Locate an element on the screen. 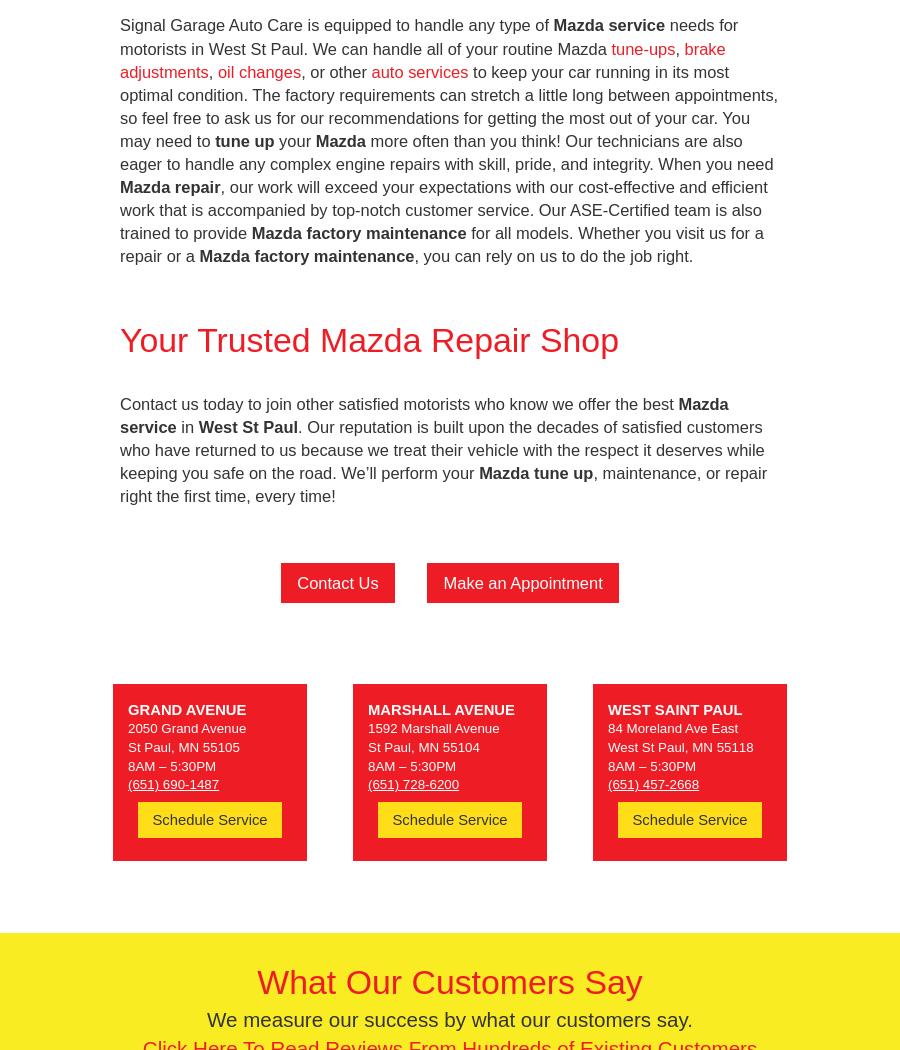 This screenshot has width=900, height=1050. 'West Saint Paul' is located at coordinates (675, 708).